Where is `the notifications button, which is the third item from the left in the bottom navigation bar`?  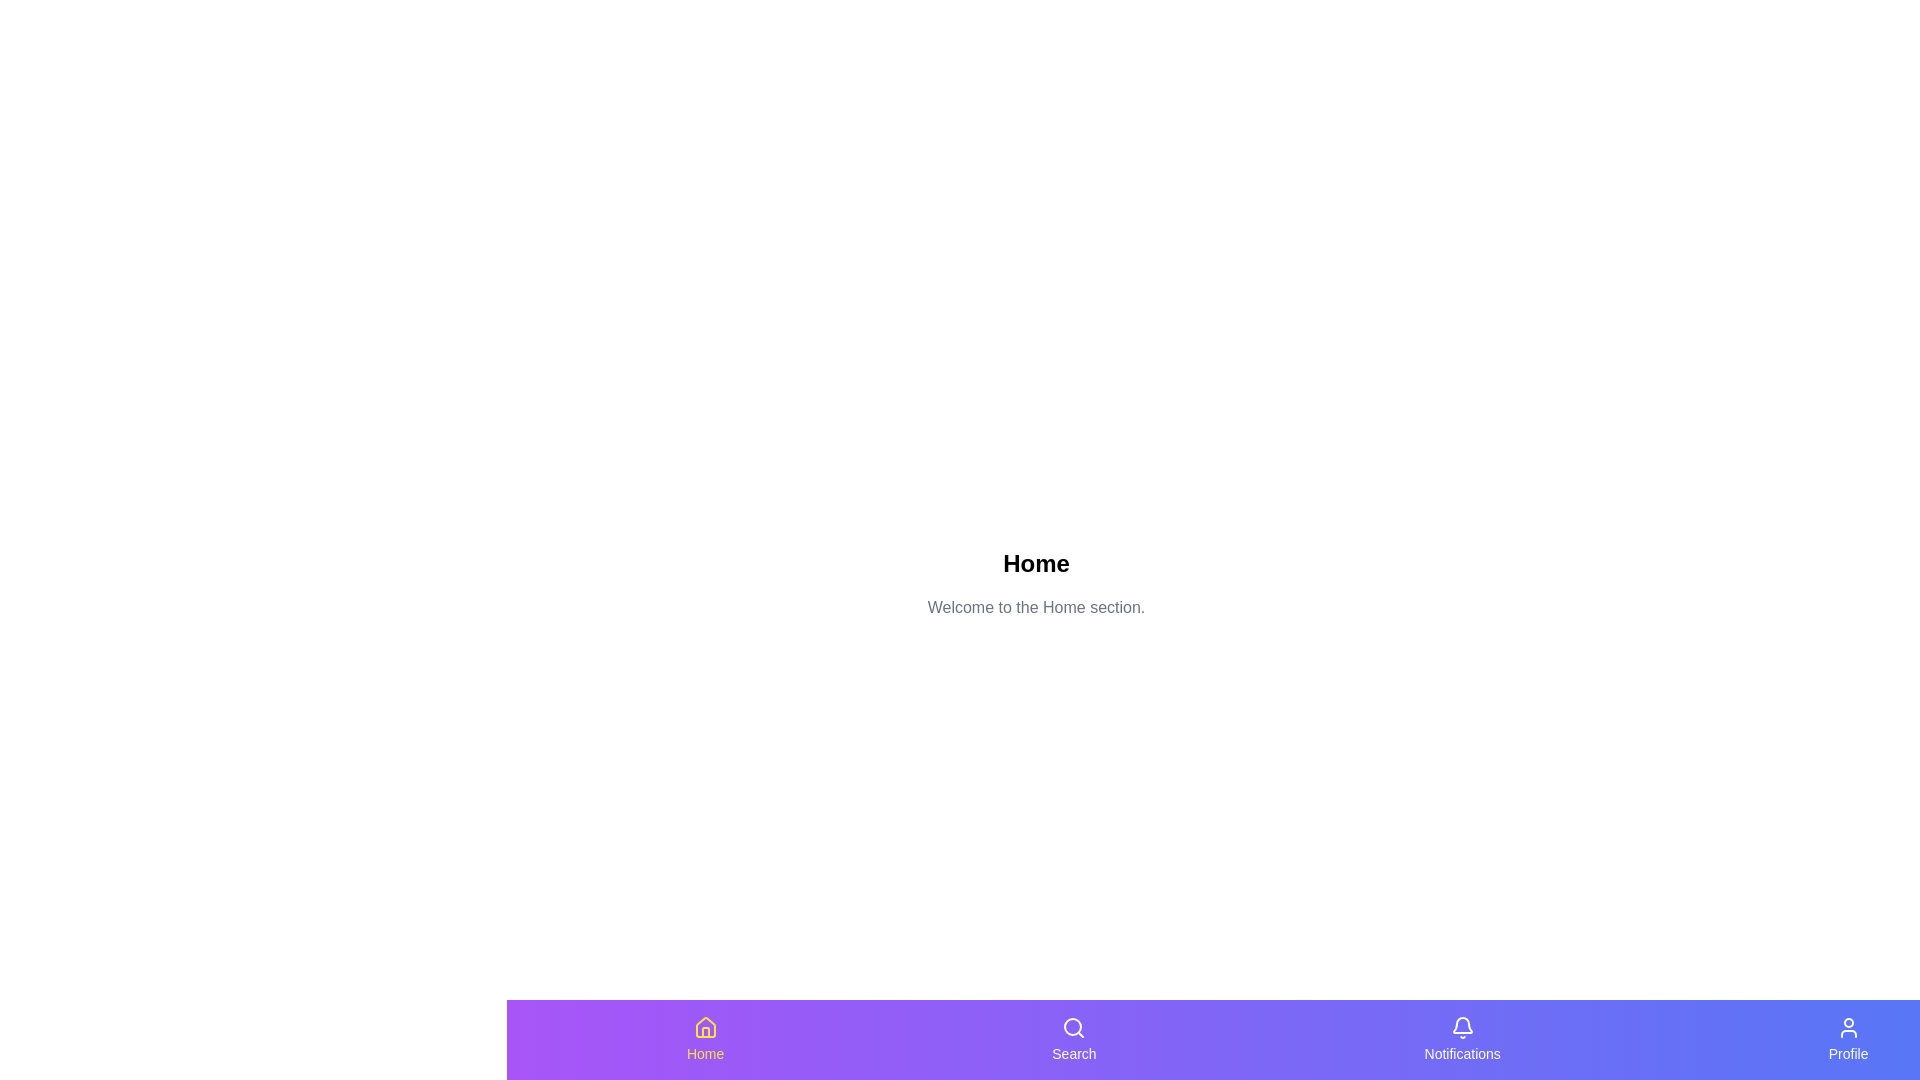
the notifications button, which is the third item from the left in the bottom navigation bar is located at coordinates (1462, 1039).